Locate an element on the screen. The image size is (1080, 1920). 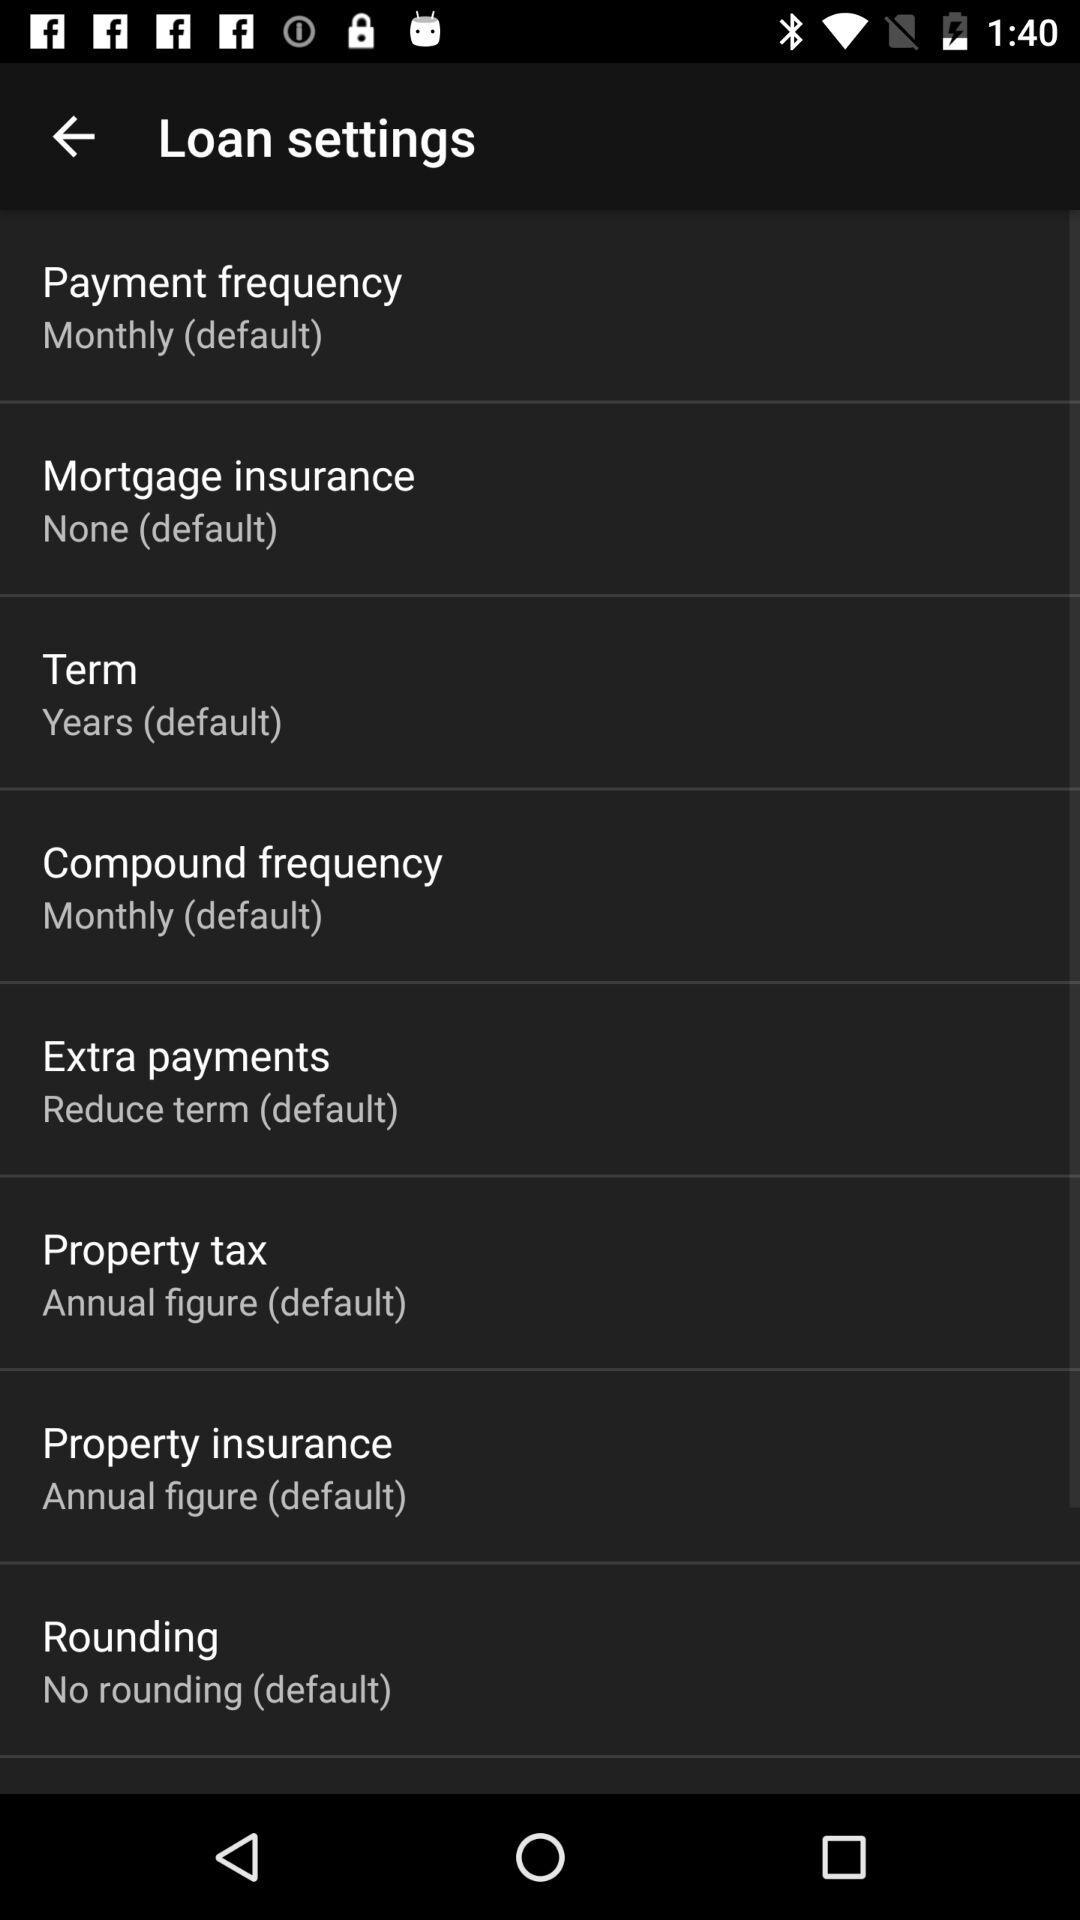
no rounding (default) icon is located at coordinates (217, 1687).